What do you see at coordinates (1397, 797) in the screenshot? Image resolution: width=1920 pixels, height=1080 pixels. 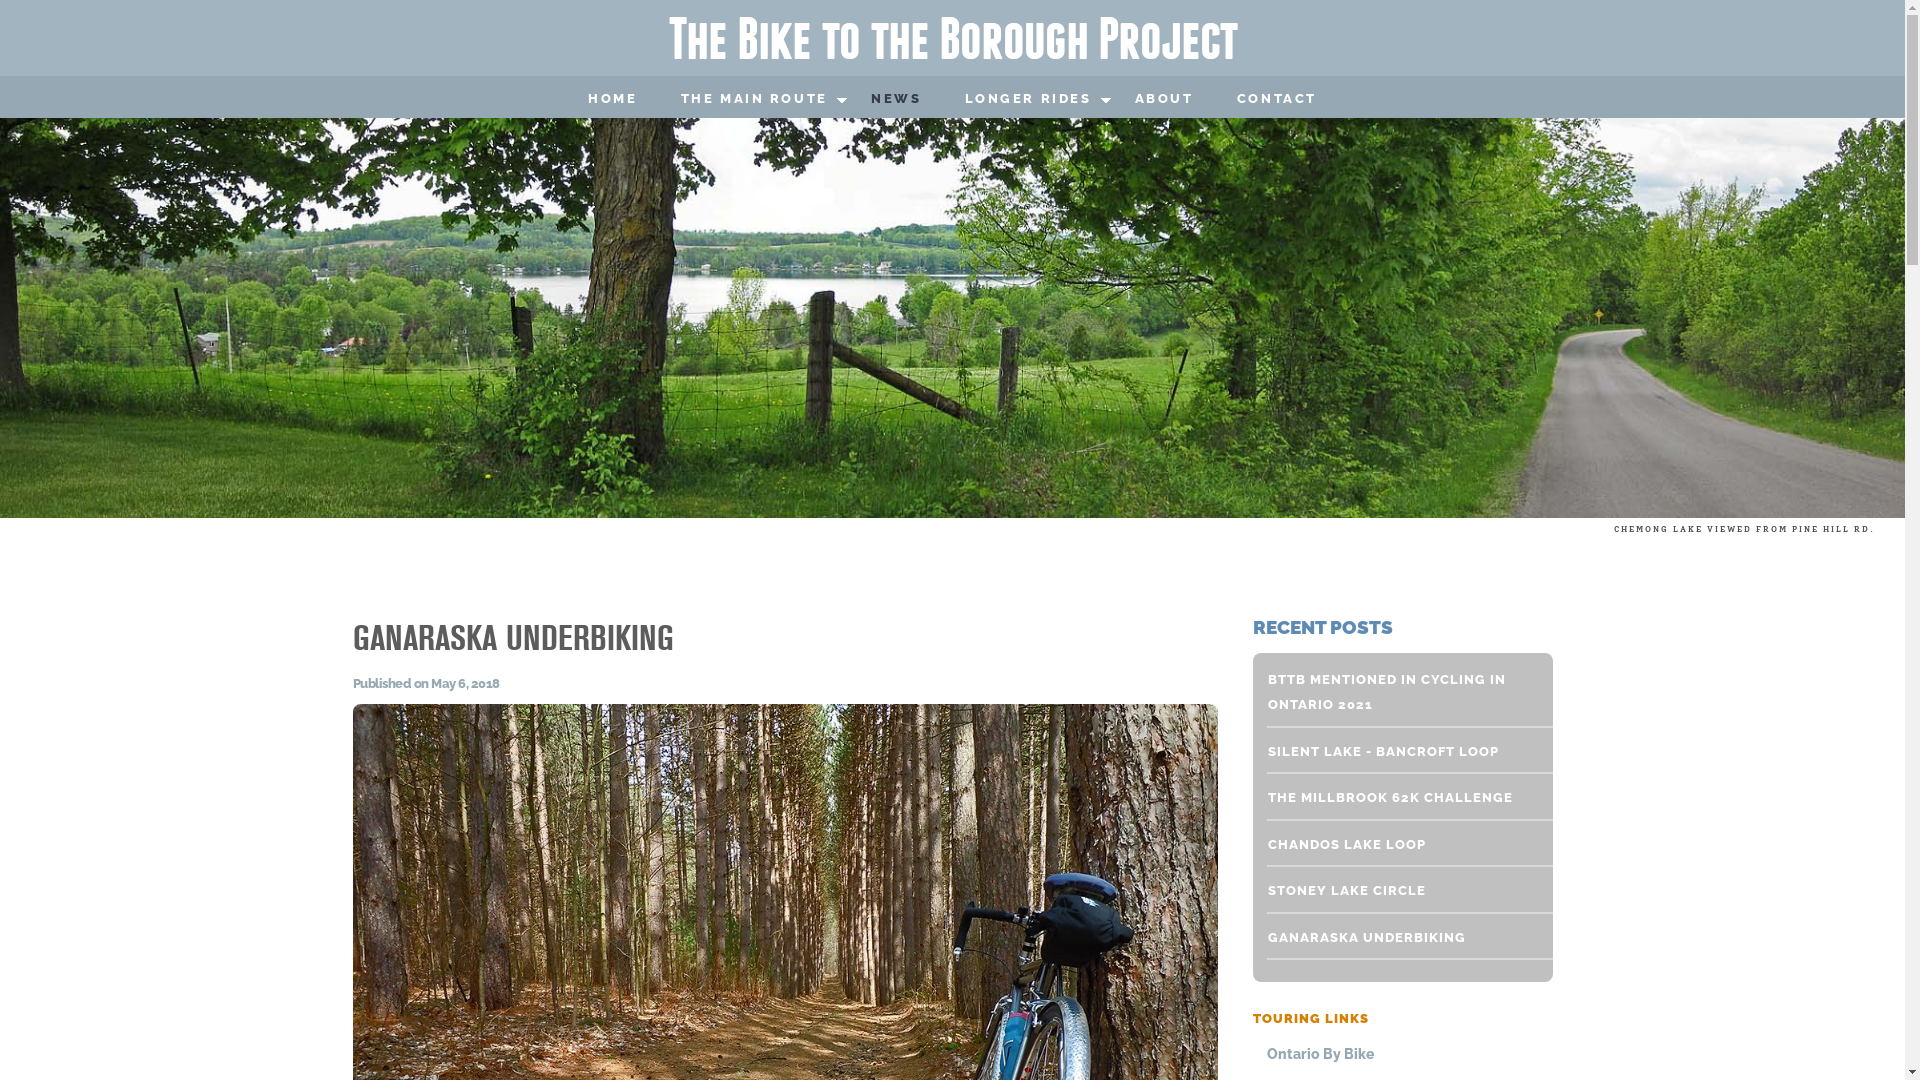 I see `'THE MILLBROOK 62K CHALLENGE'` at bounding box center [1397, 797].